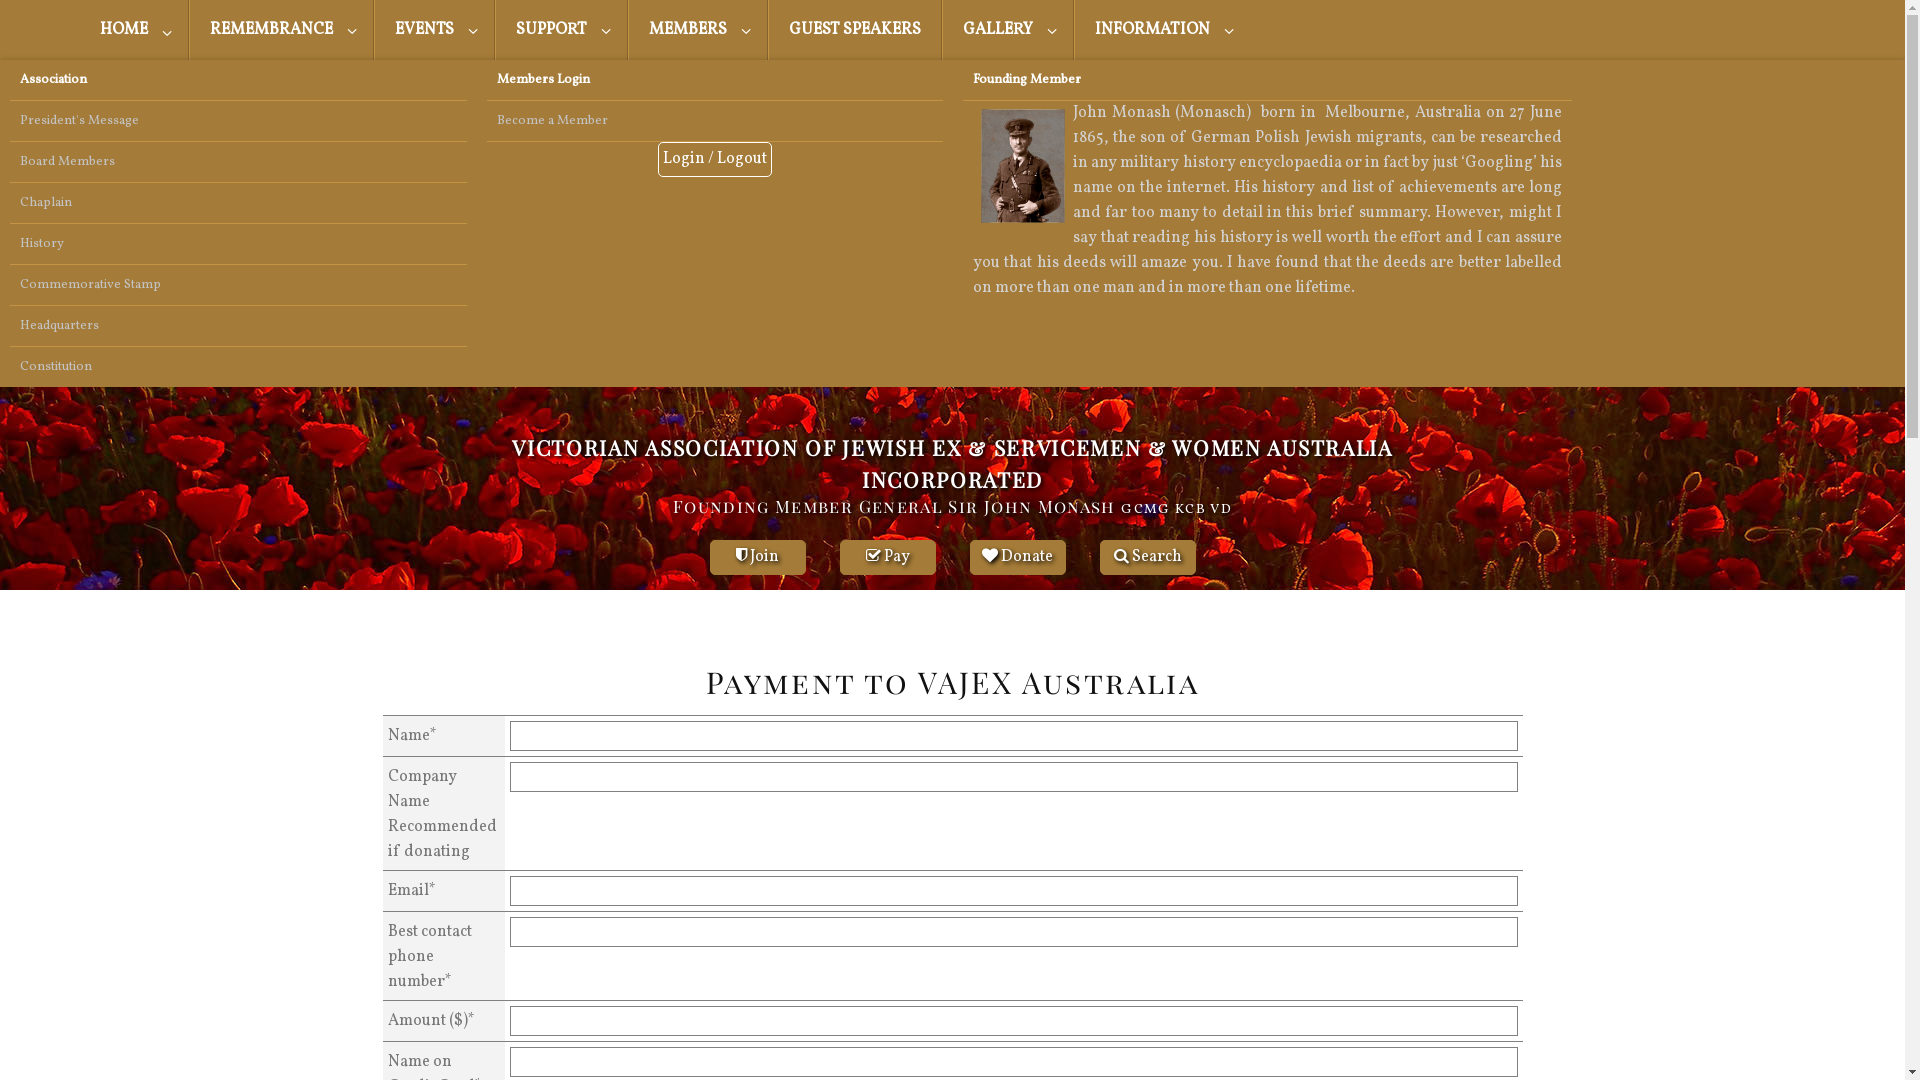 This screenshot has height=1080, width=1920. What do you see at coordinates (238, 161) in the screenshot?
I see `'Board Members'` at bounding box center [238, 161].